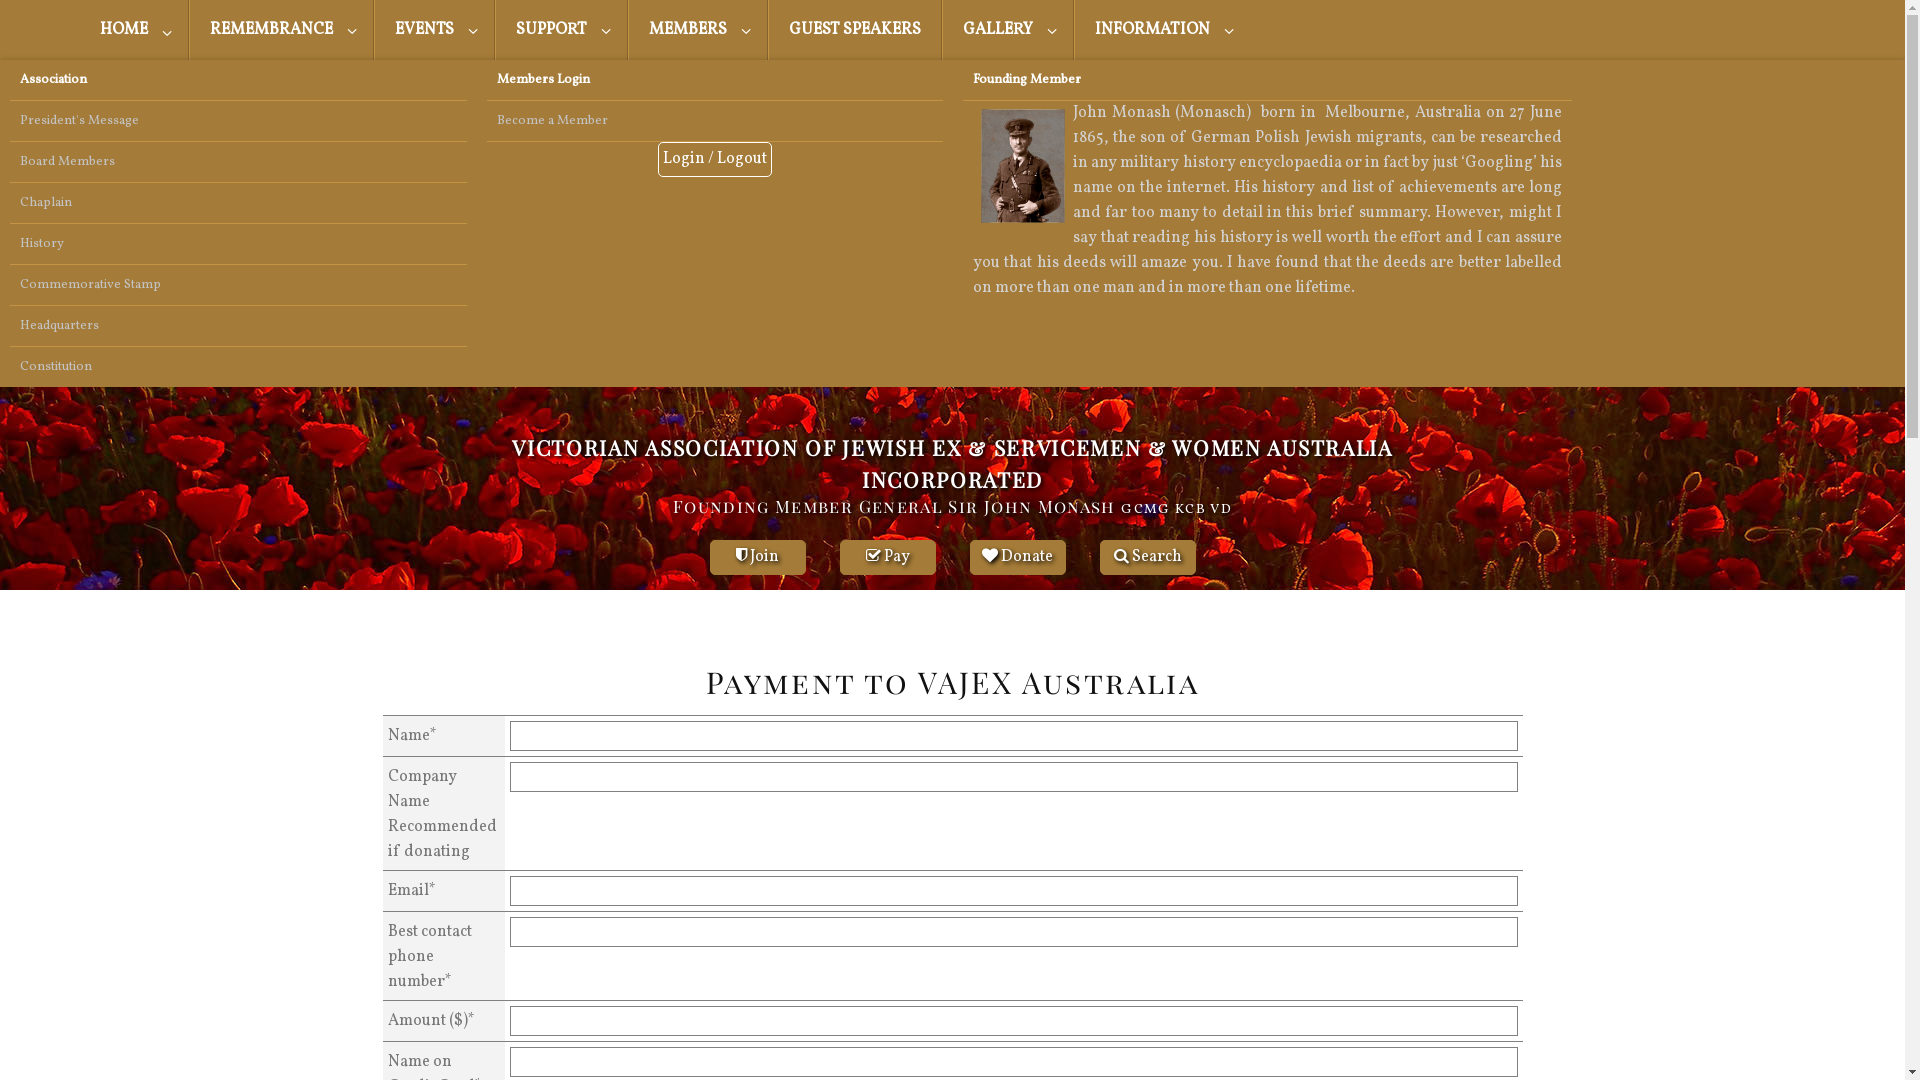 This screenshot has height=1080, width=1920. What do you see at coordinates (238, 161) in the screenshot?
I see `'Board Members'` at bounding box center [238, 161].